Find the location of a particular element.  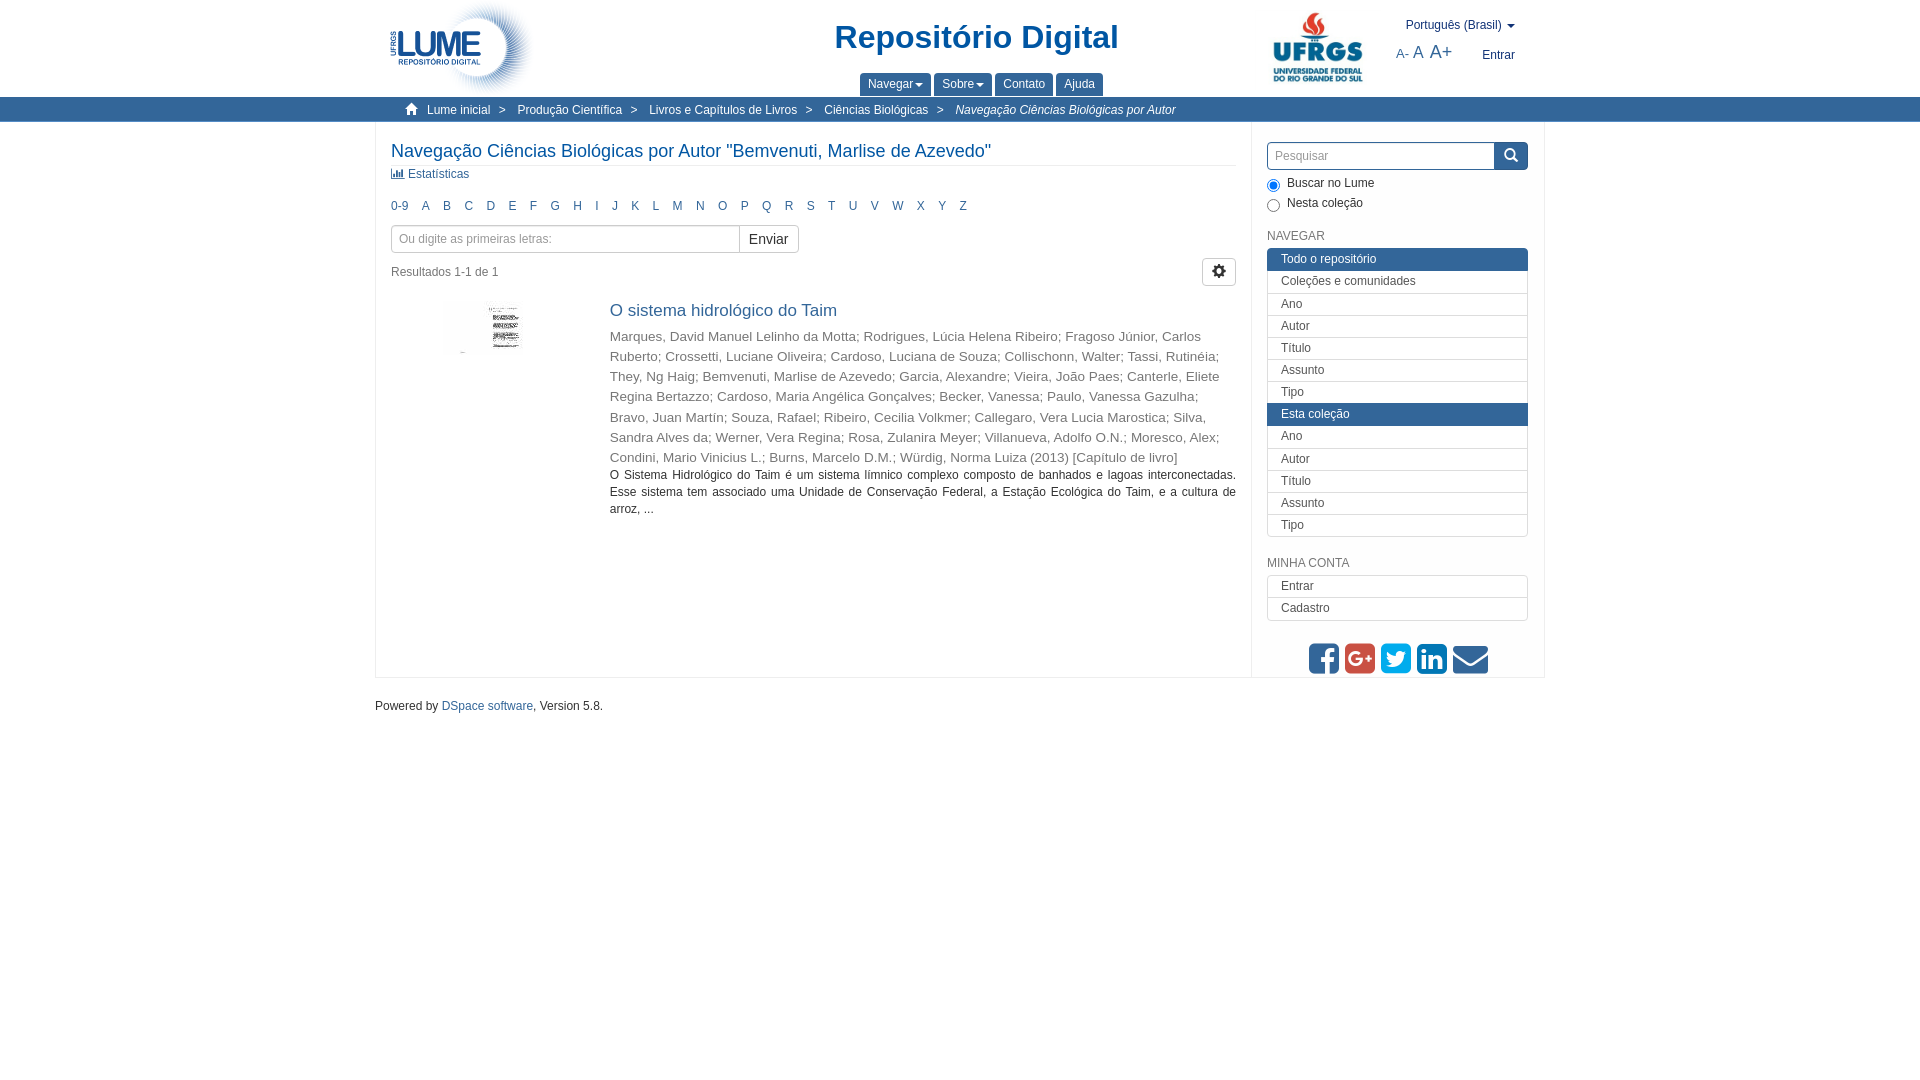

'P' is located at coordinates (743, 205).